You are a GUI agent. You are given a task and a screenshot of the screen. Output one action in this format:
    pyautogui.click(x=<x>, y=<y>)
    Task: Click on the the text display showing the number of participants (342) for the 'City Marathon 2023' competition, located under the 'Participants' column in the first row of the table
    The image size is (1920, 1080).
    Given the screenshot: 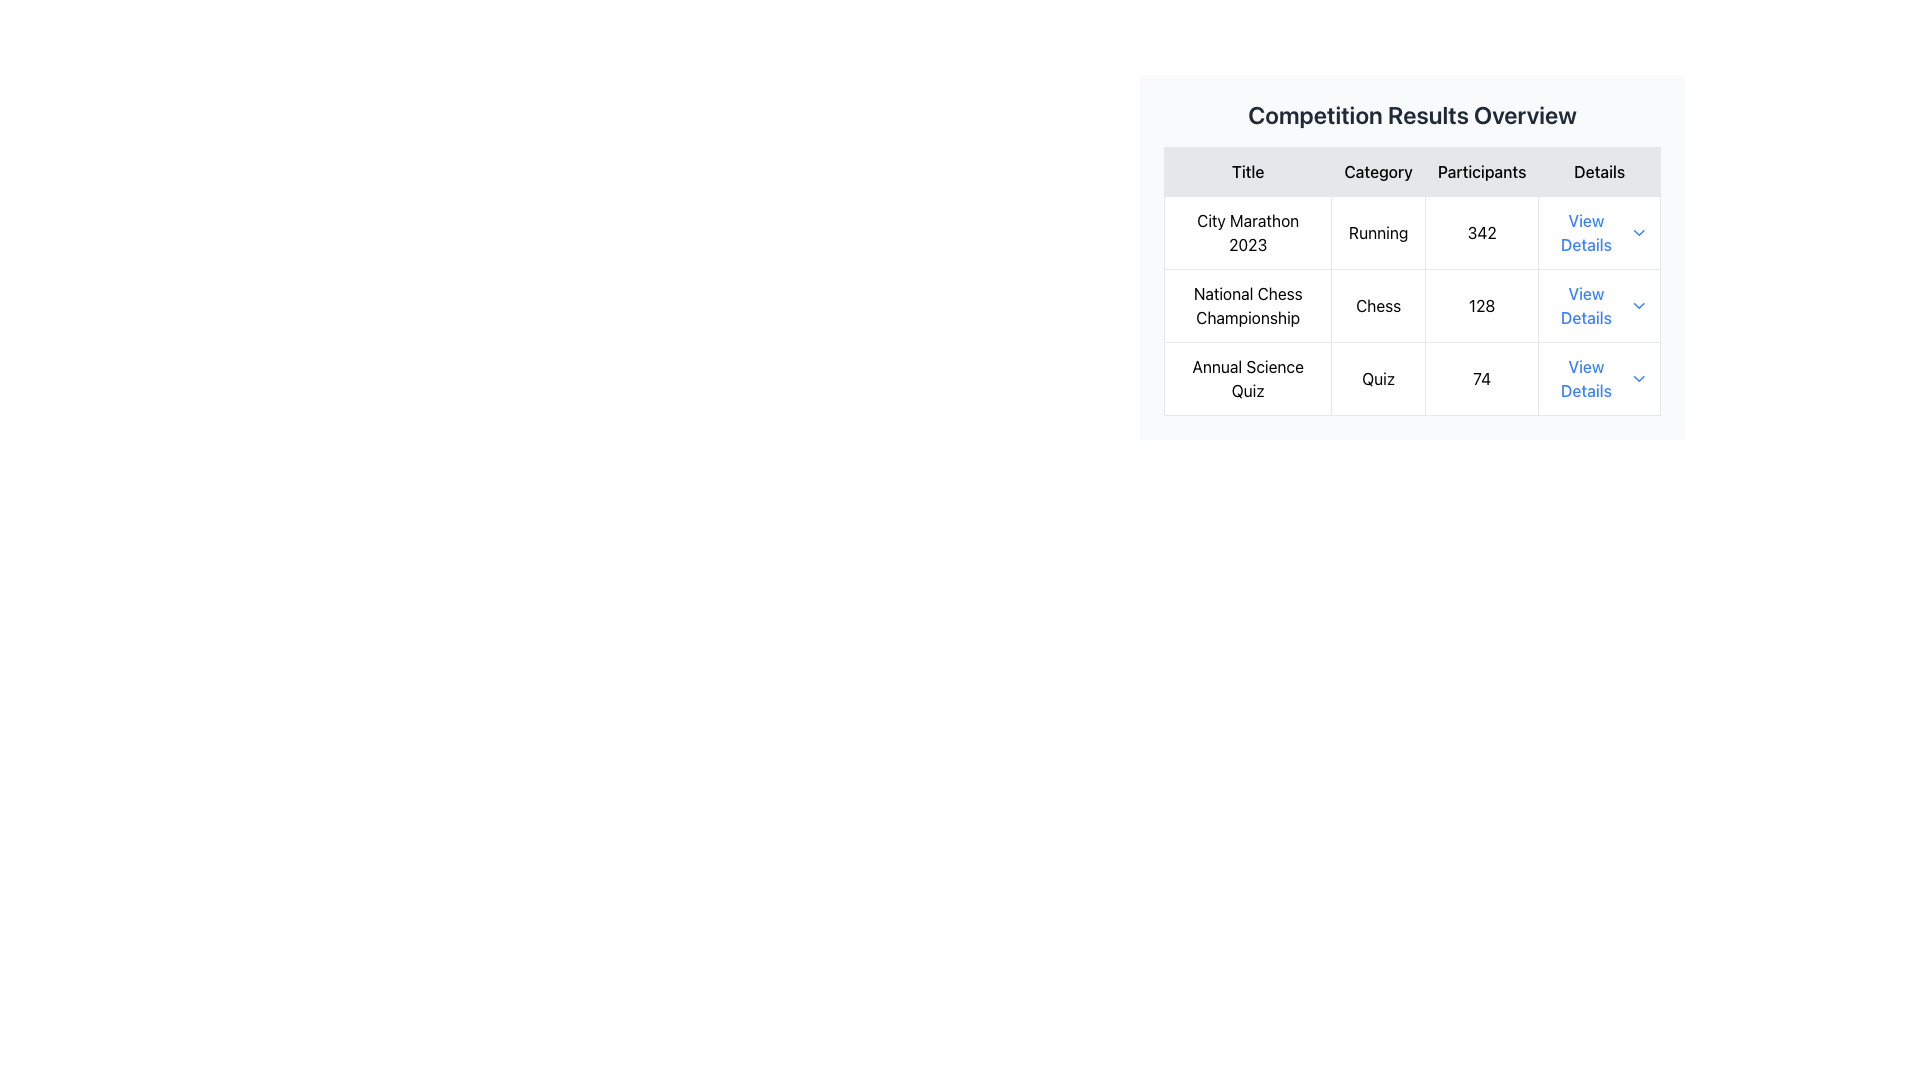 What is the action you would take?
    pyautogui.click(x=1482, y=231)
    